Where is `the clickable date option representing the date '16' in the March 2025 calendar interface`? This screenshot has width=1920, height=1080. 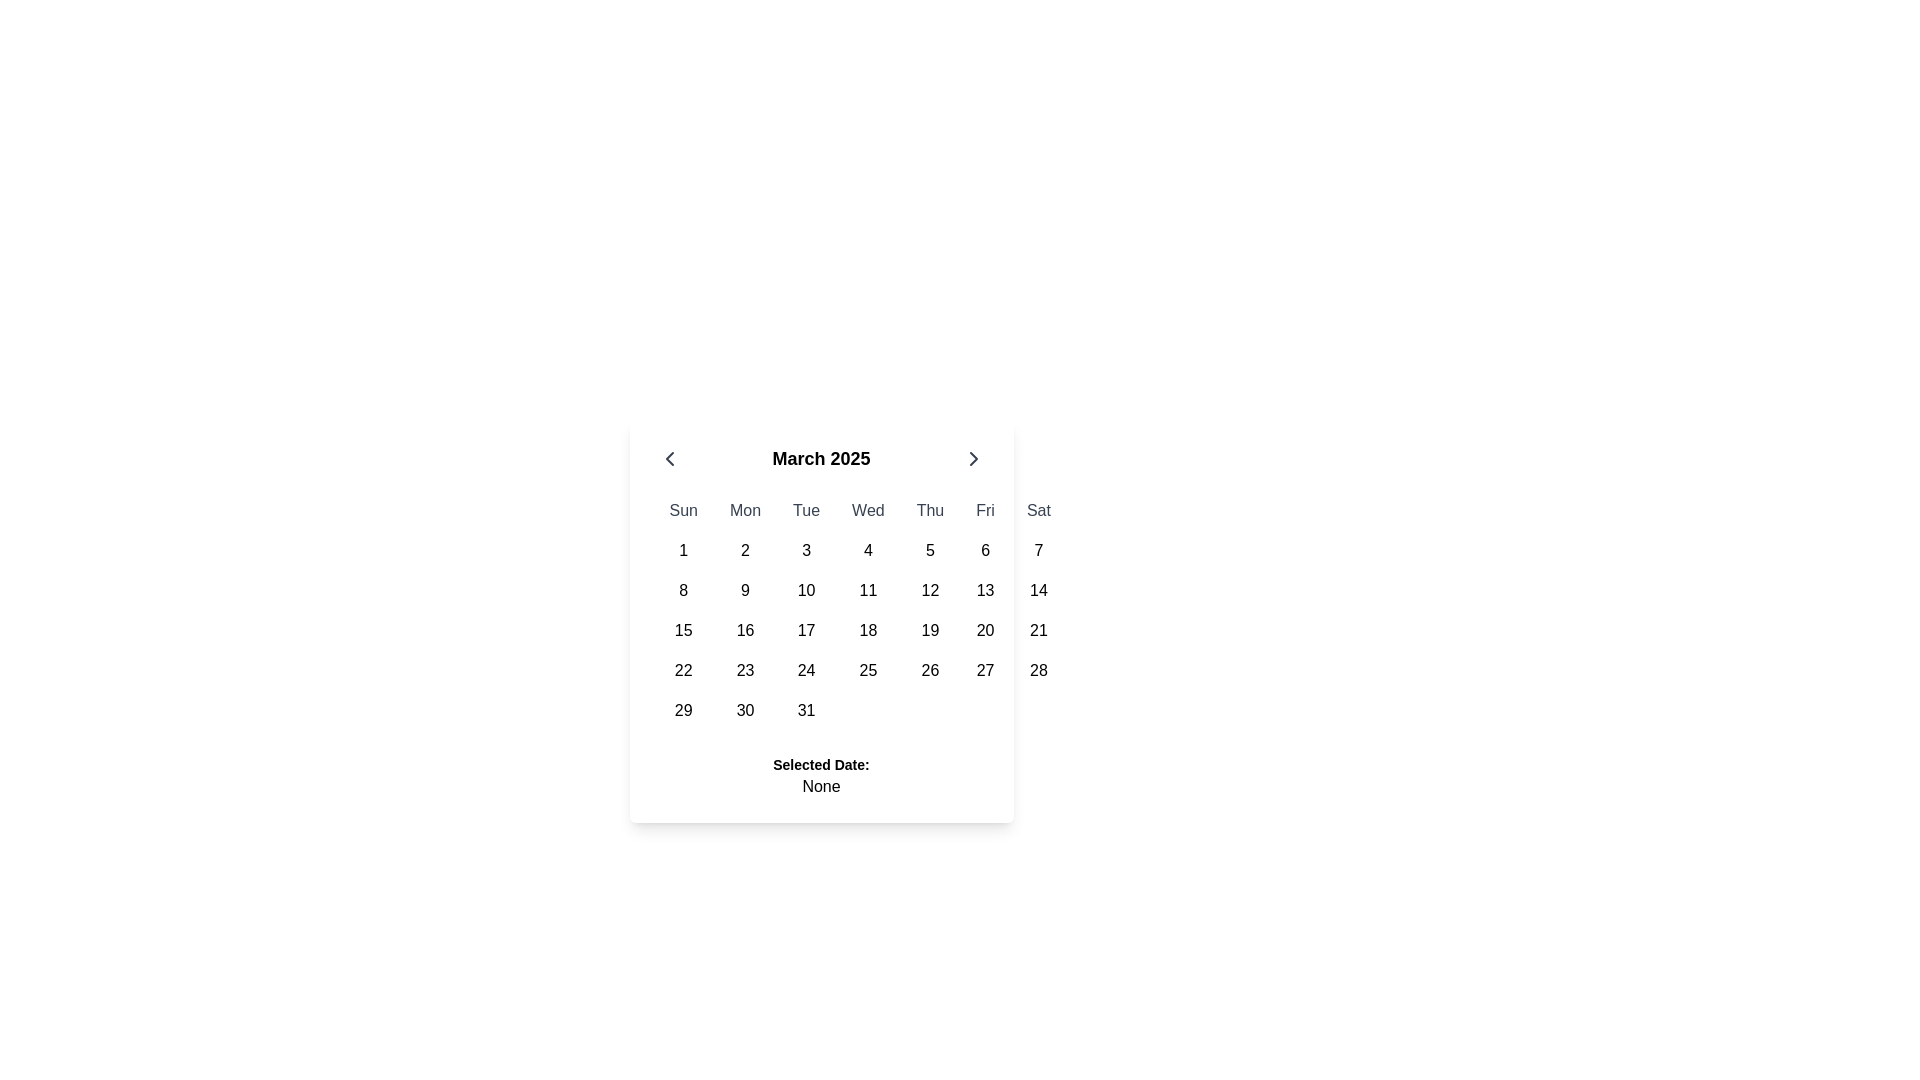 the clickable date option representing the date '16' in the March 2025 calendar interface is located at coordinates (744, 631).